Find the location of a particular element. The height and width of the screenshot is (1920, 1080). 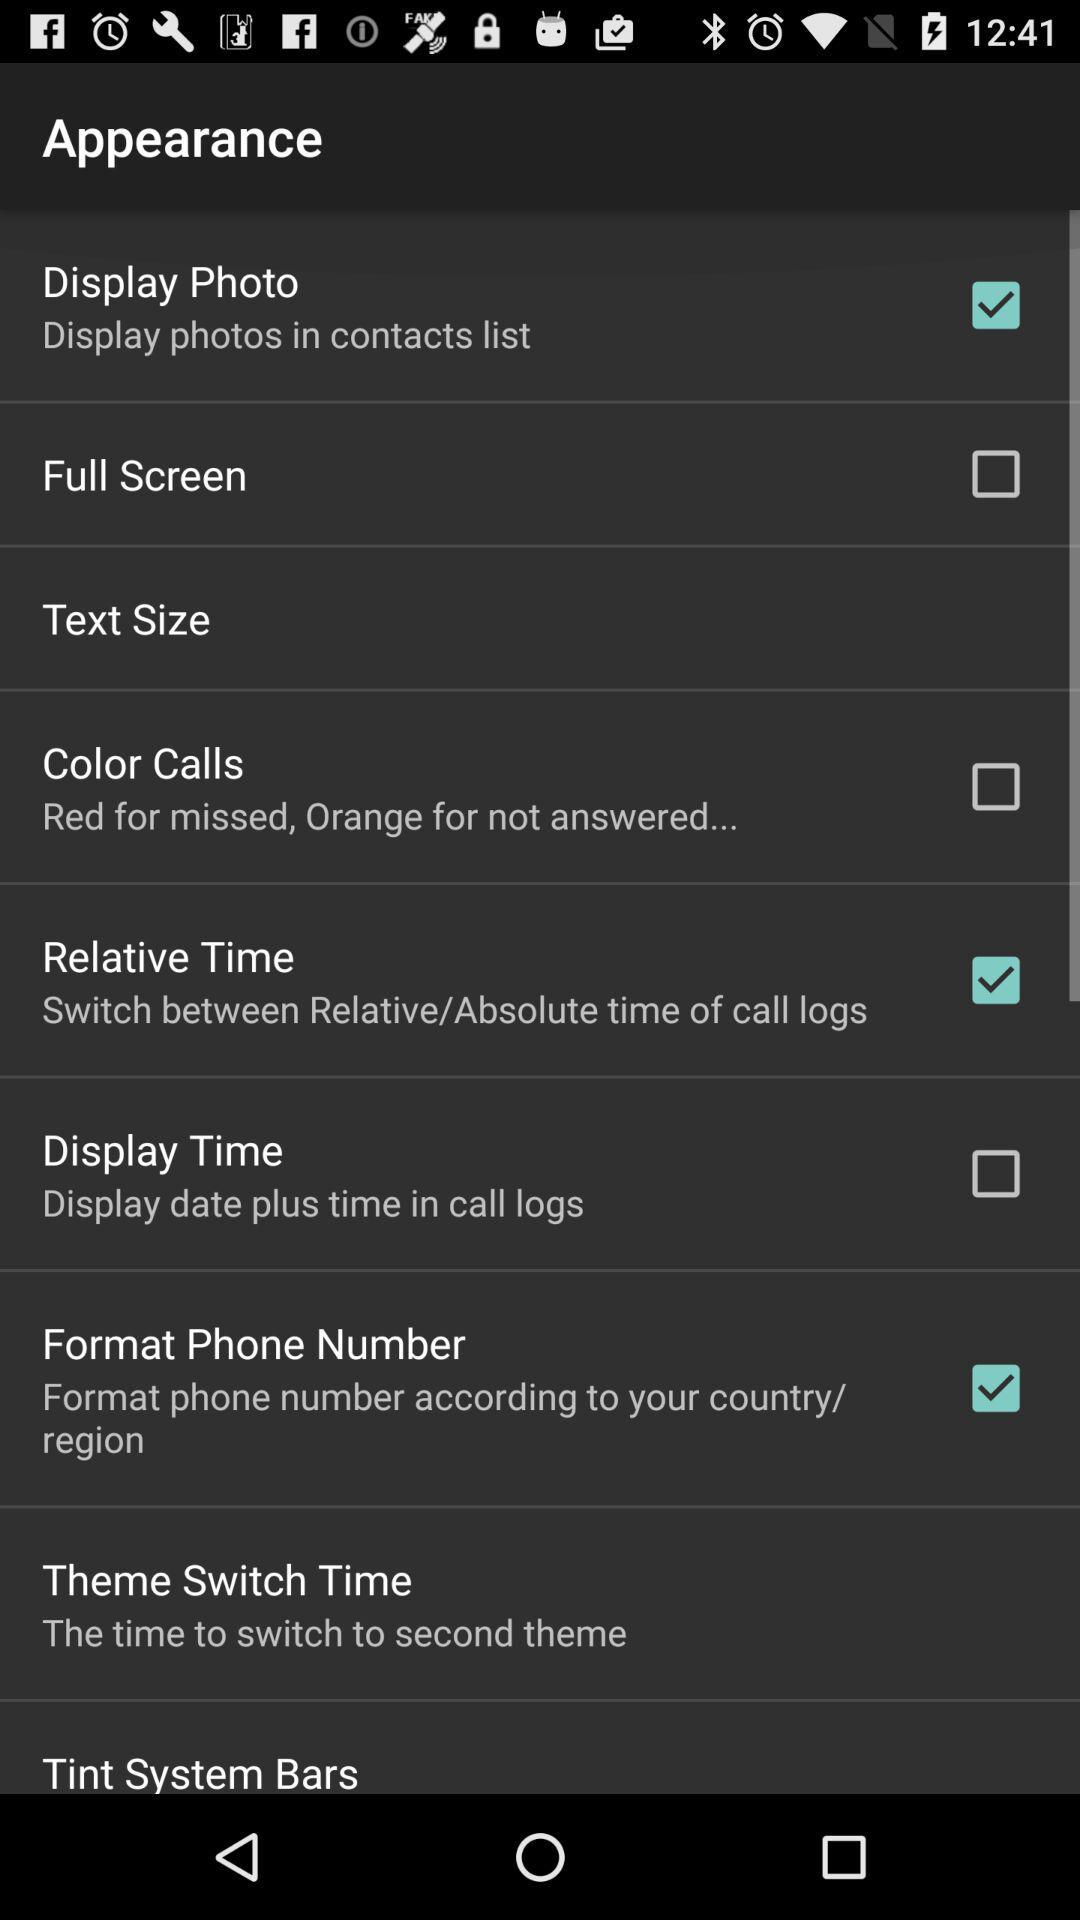

the display photo item is located at coordinates (169, 278).